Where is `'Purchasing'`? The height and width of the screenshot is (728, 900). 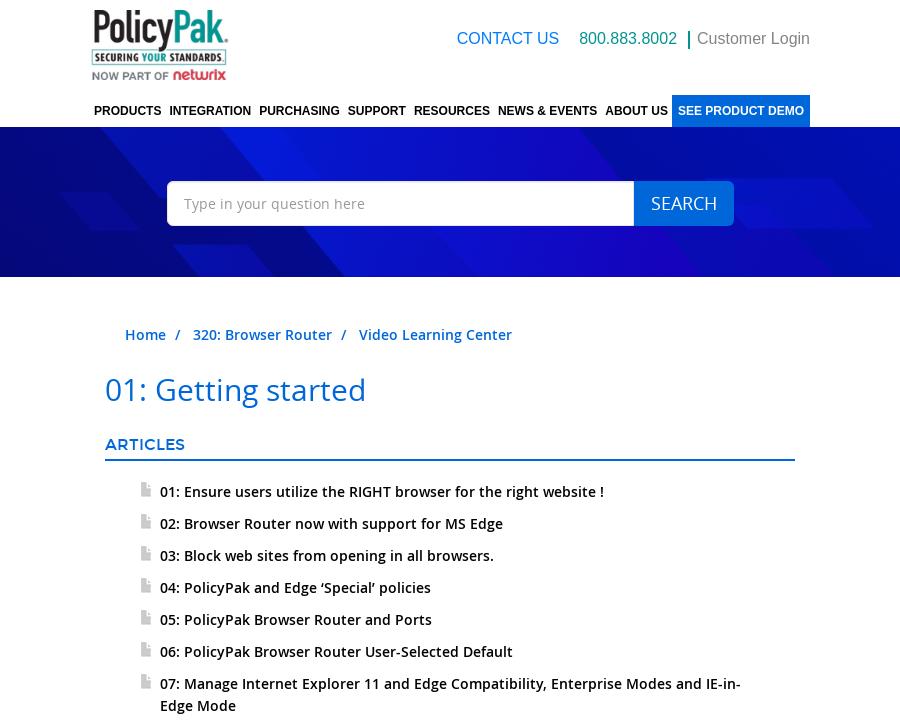
'Purchasing' is located at coordinates (297, 111).